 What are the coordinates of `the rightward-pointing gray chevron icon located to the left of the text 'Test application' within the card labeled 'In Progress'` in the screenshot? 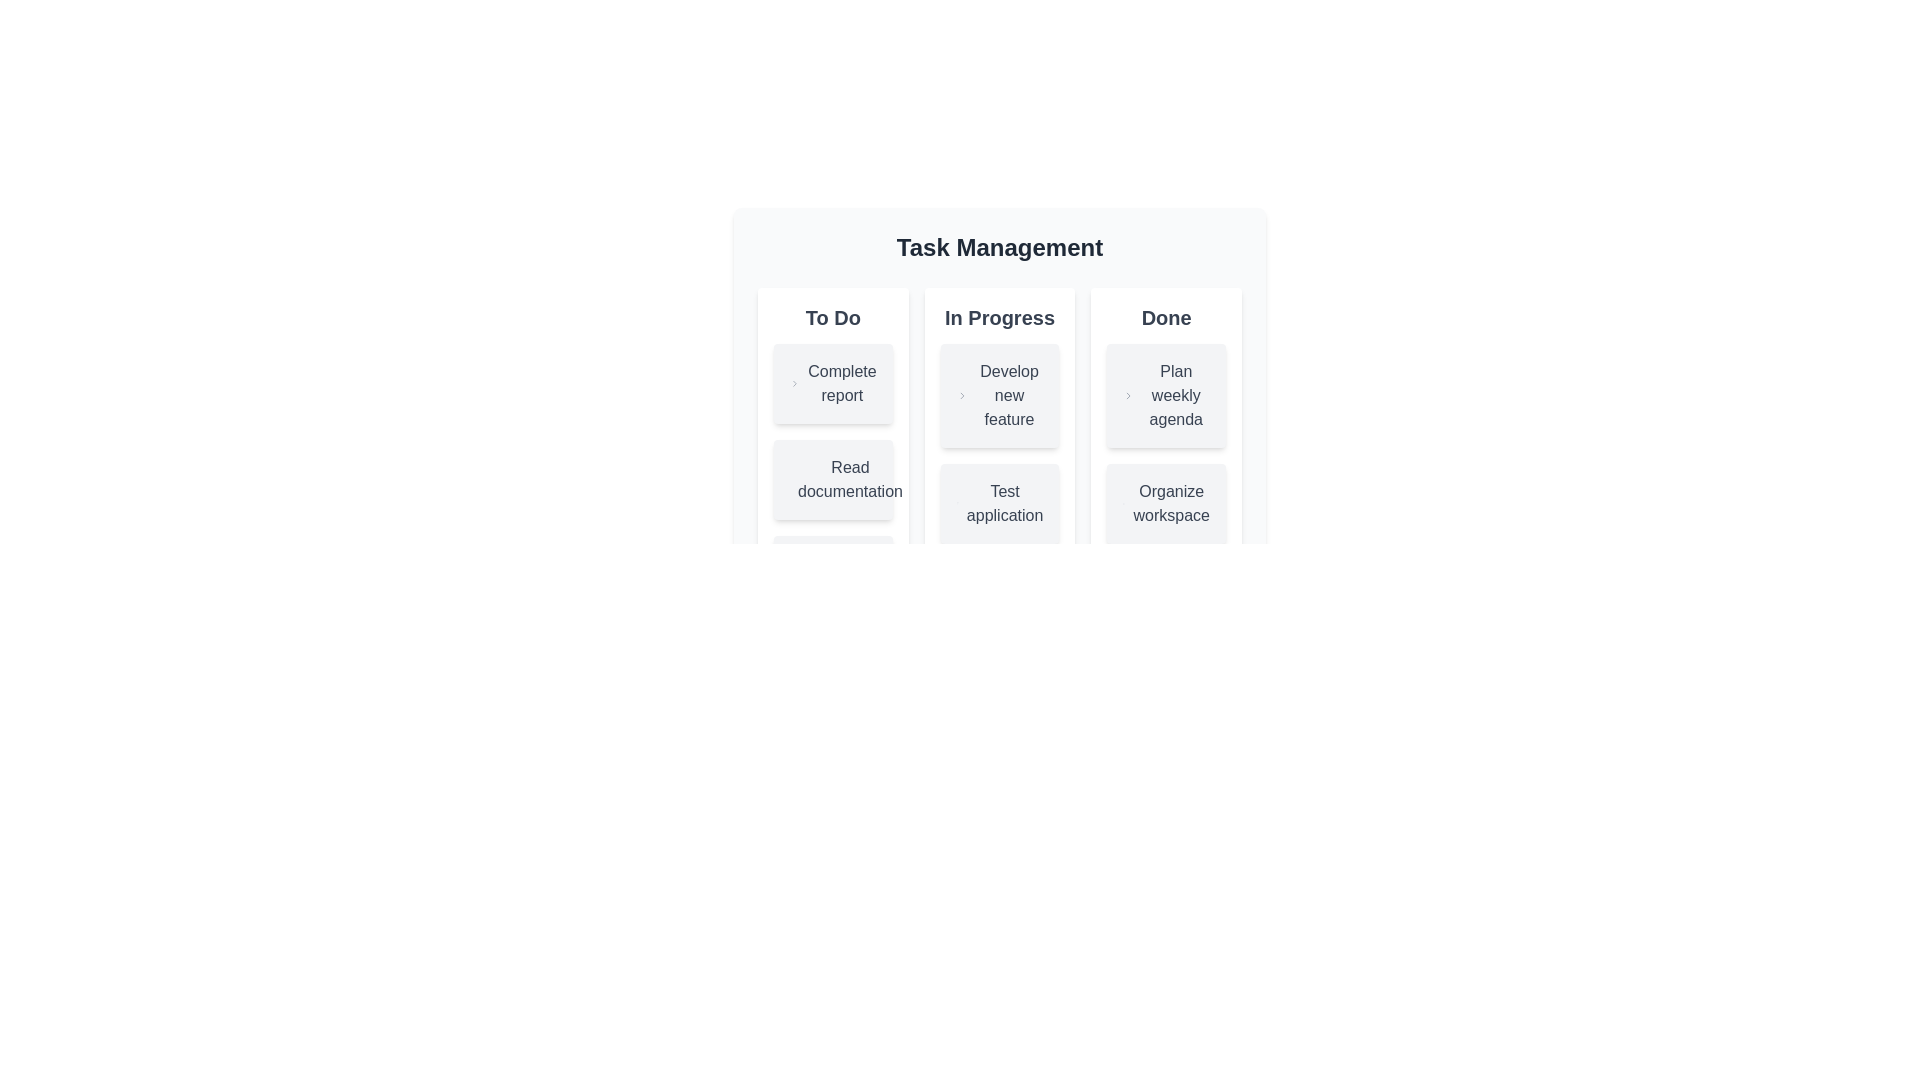 It's located at (956, 503).